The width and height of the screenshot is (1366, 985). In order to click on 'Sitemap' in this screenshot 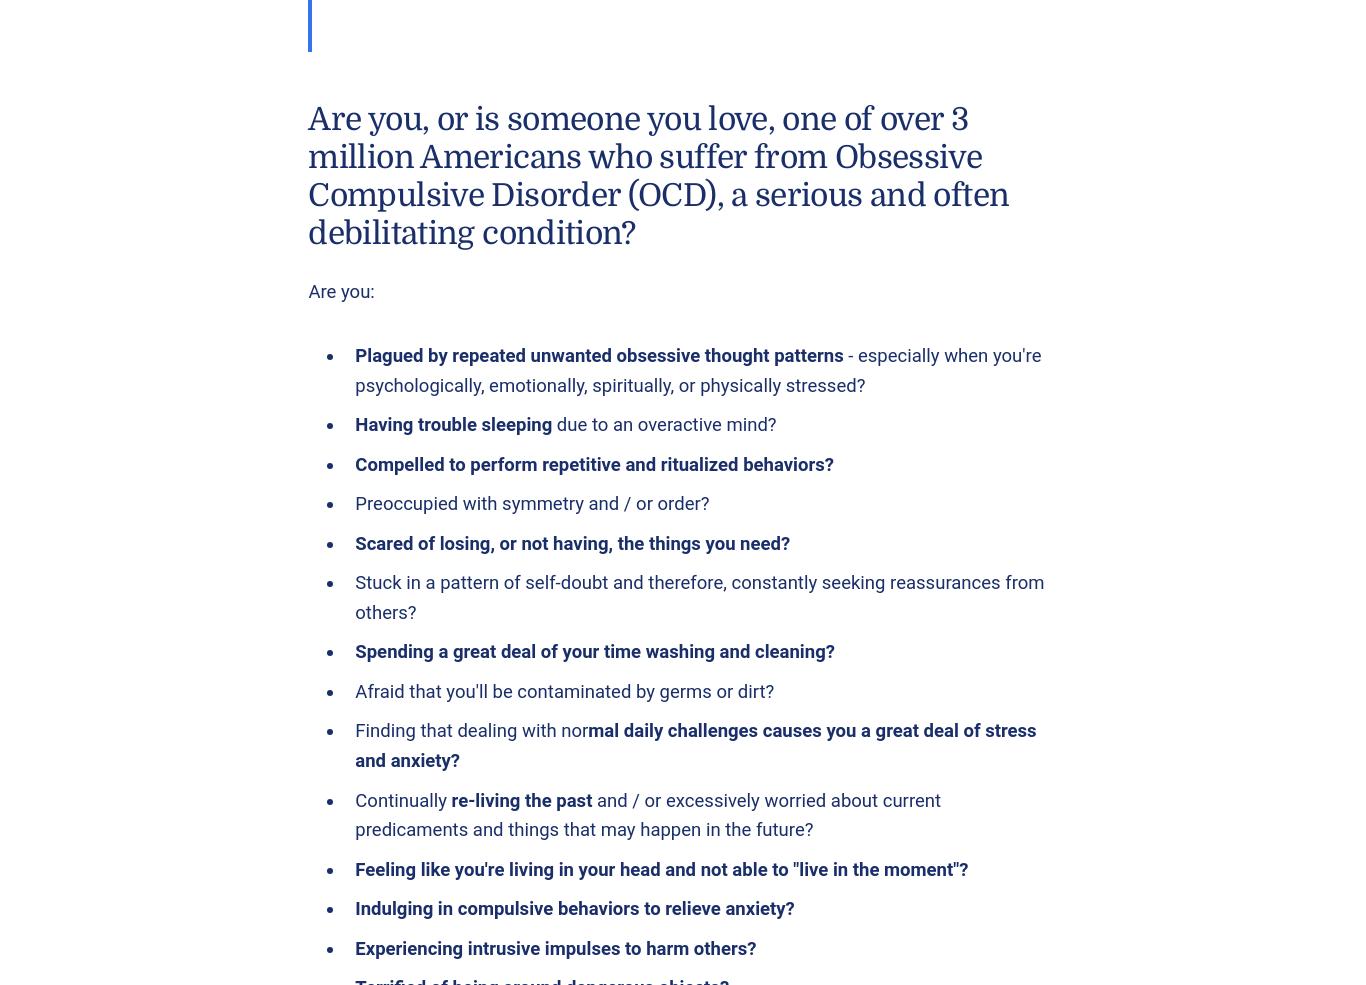, I will do `click(498, 363)`.